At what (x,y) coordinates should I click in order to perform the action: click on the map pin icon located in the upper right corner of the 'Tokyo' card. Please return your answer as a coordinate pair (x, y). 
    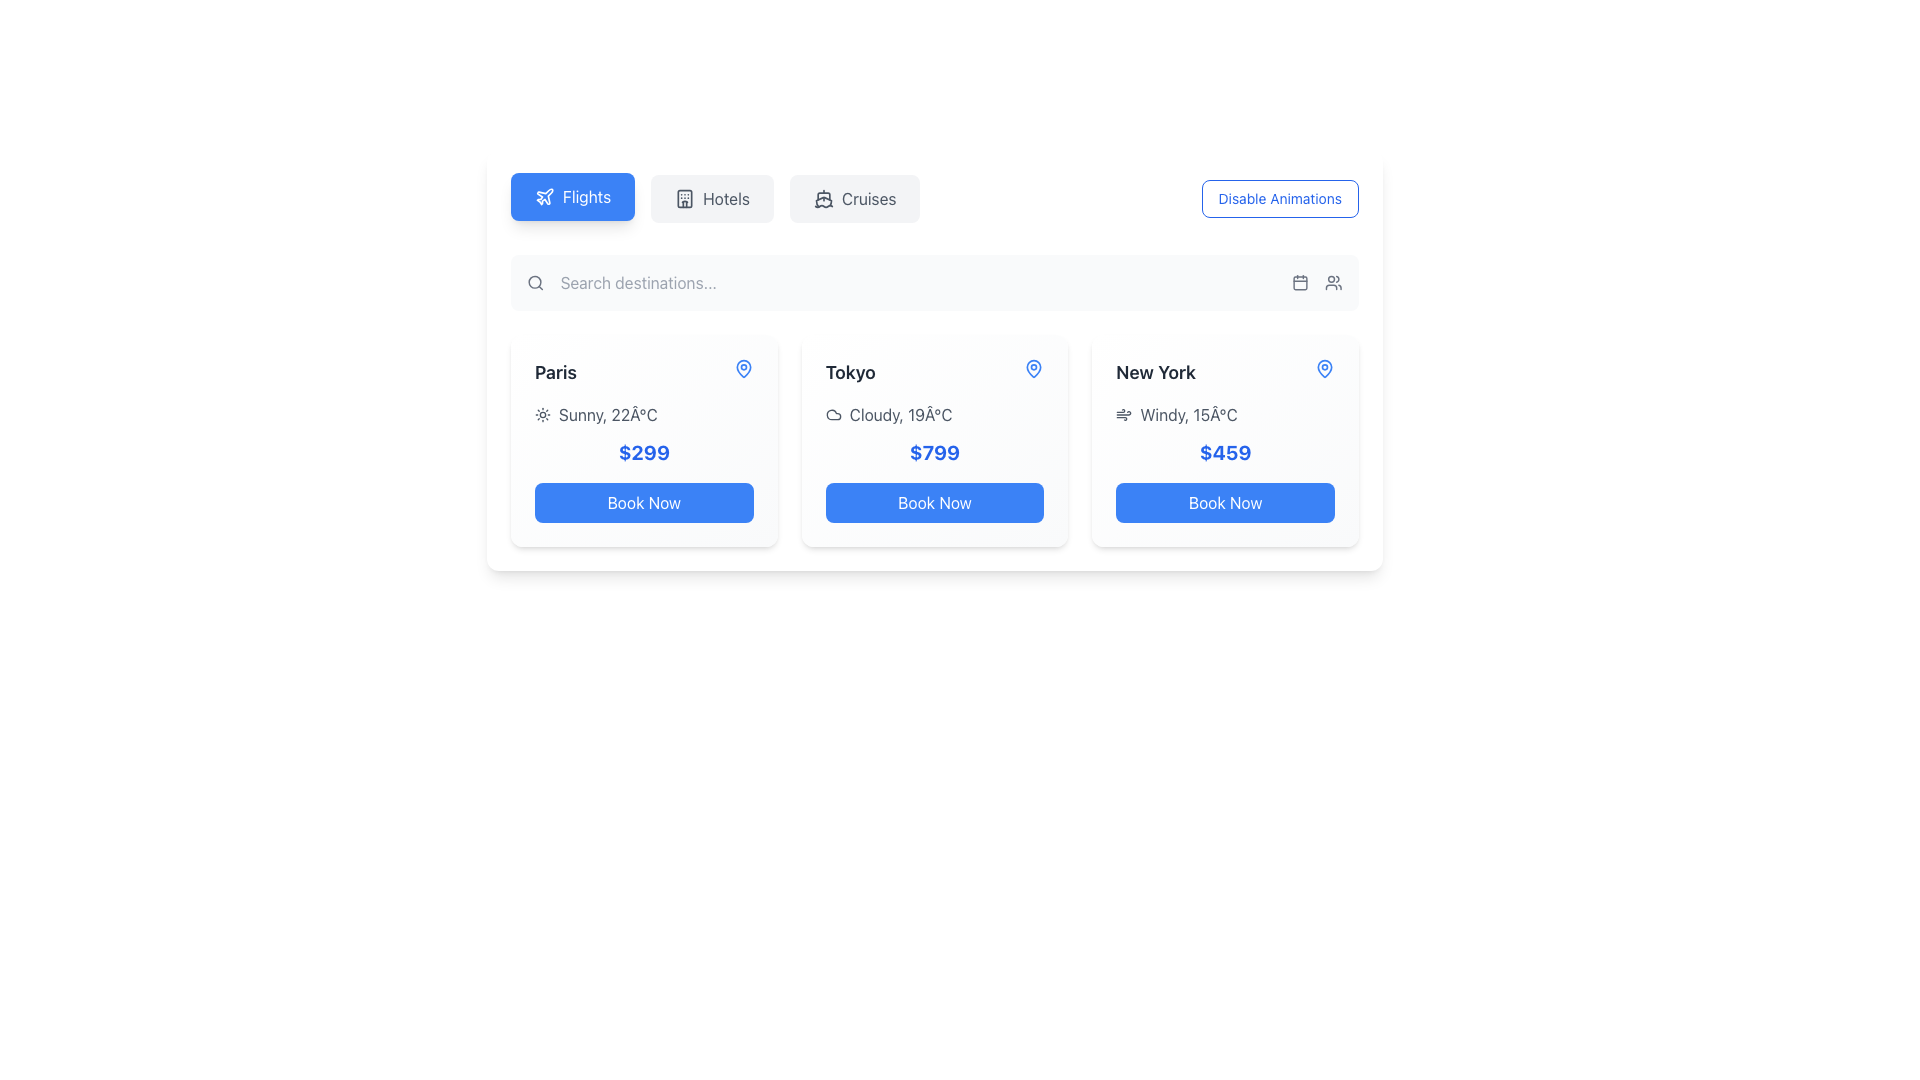
    Looking at the image, I should click on (1034, 369).